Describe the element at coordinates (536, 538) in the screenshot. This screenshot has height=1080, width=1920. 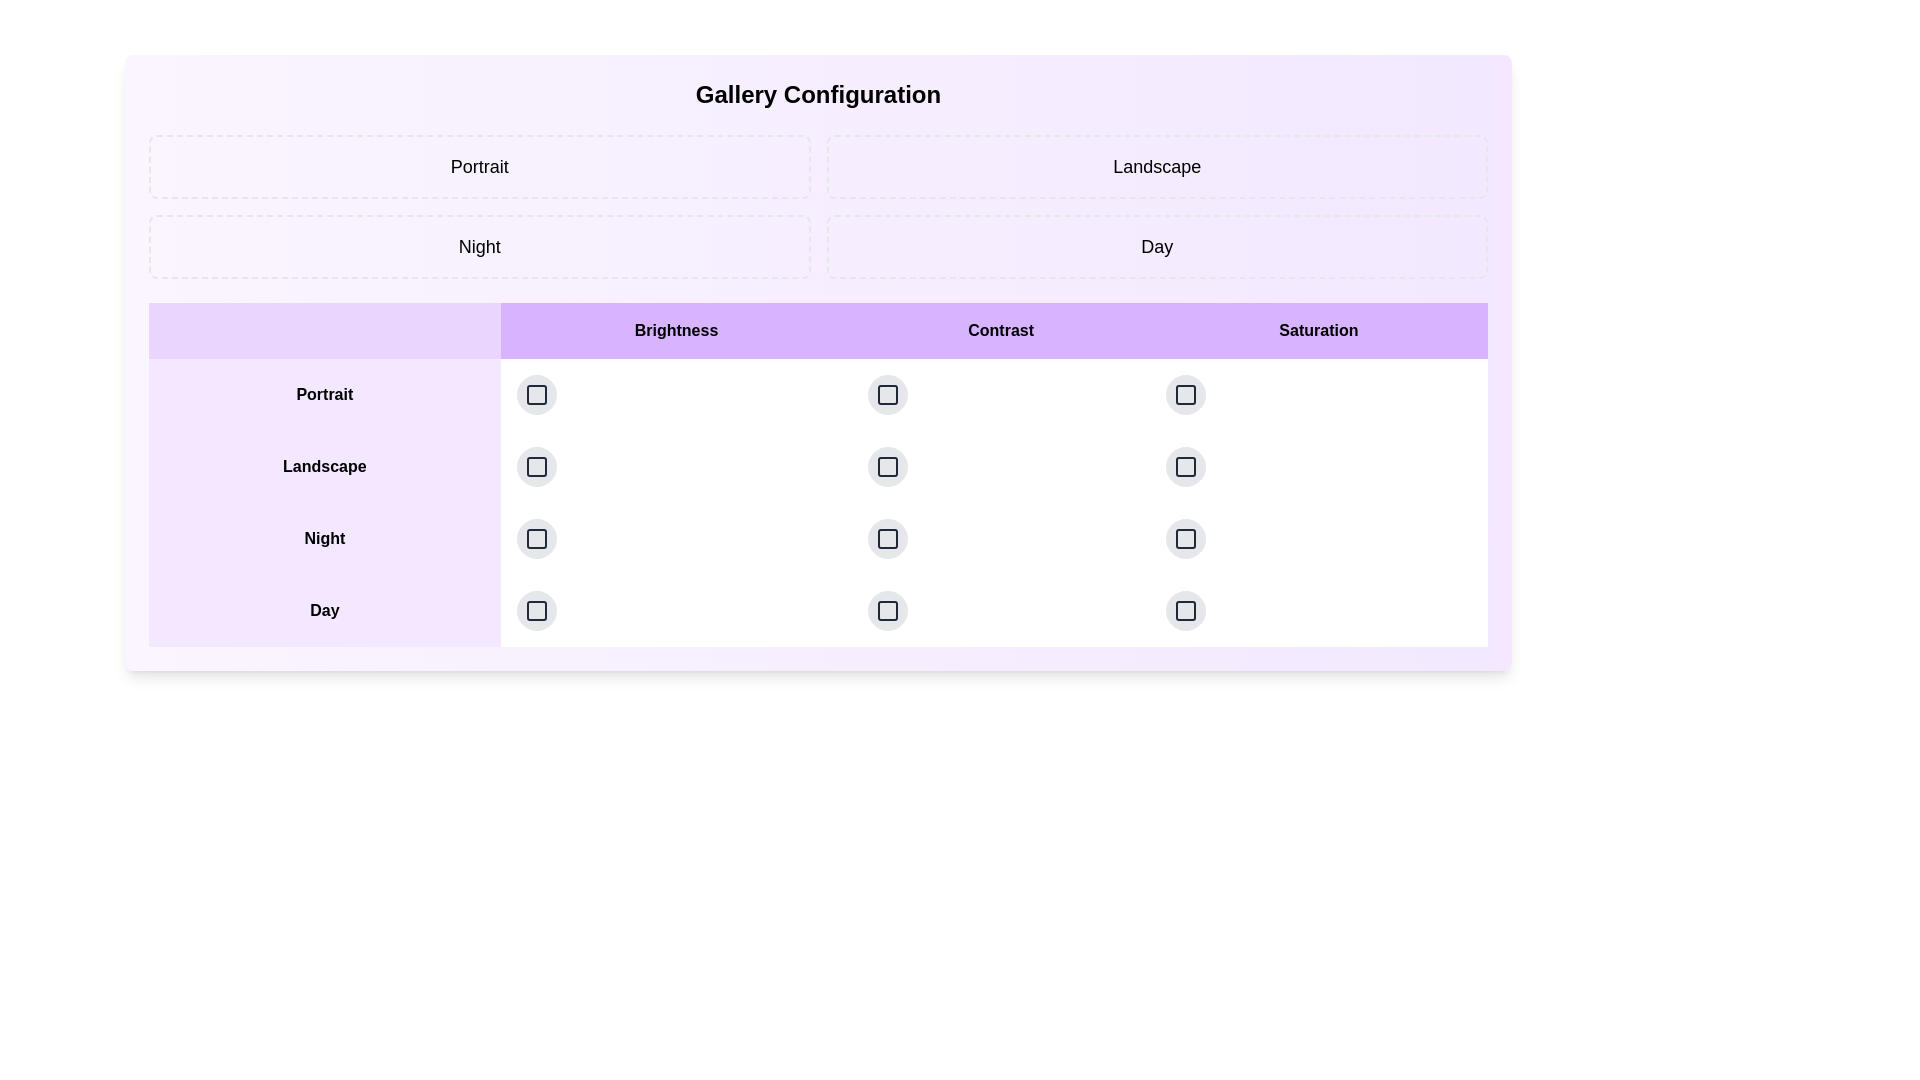
I see `the checkbox located in the second column and third row under the 'Brightness' heading` at that location.